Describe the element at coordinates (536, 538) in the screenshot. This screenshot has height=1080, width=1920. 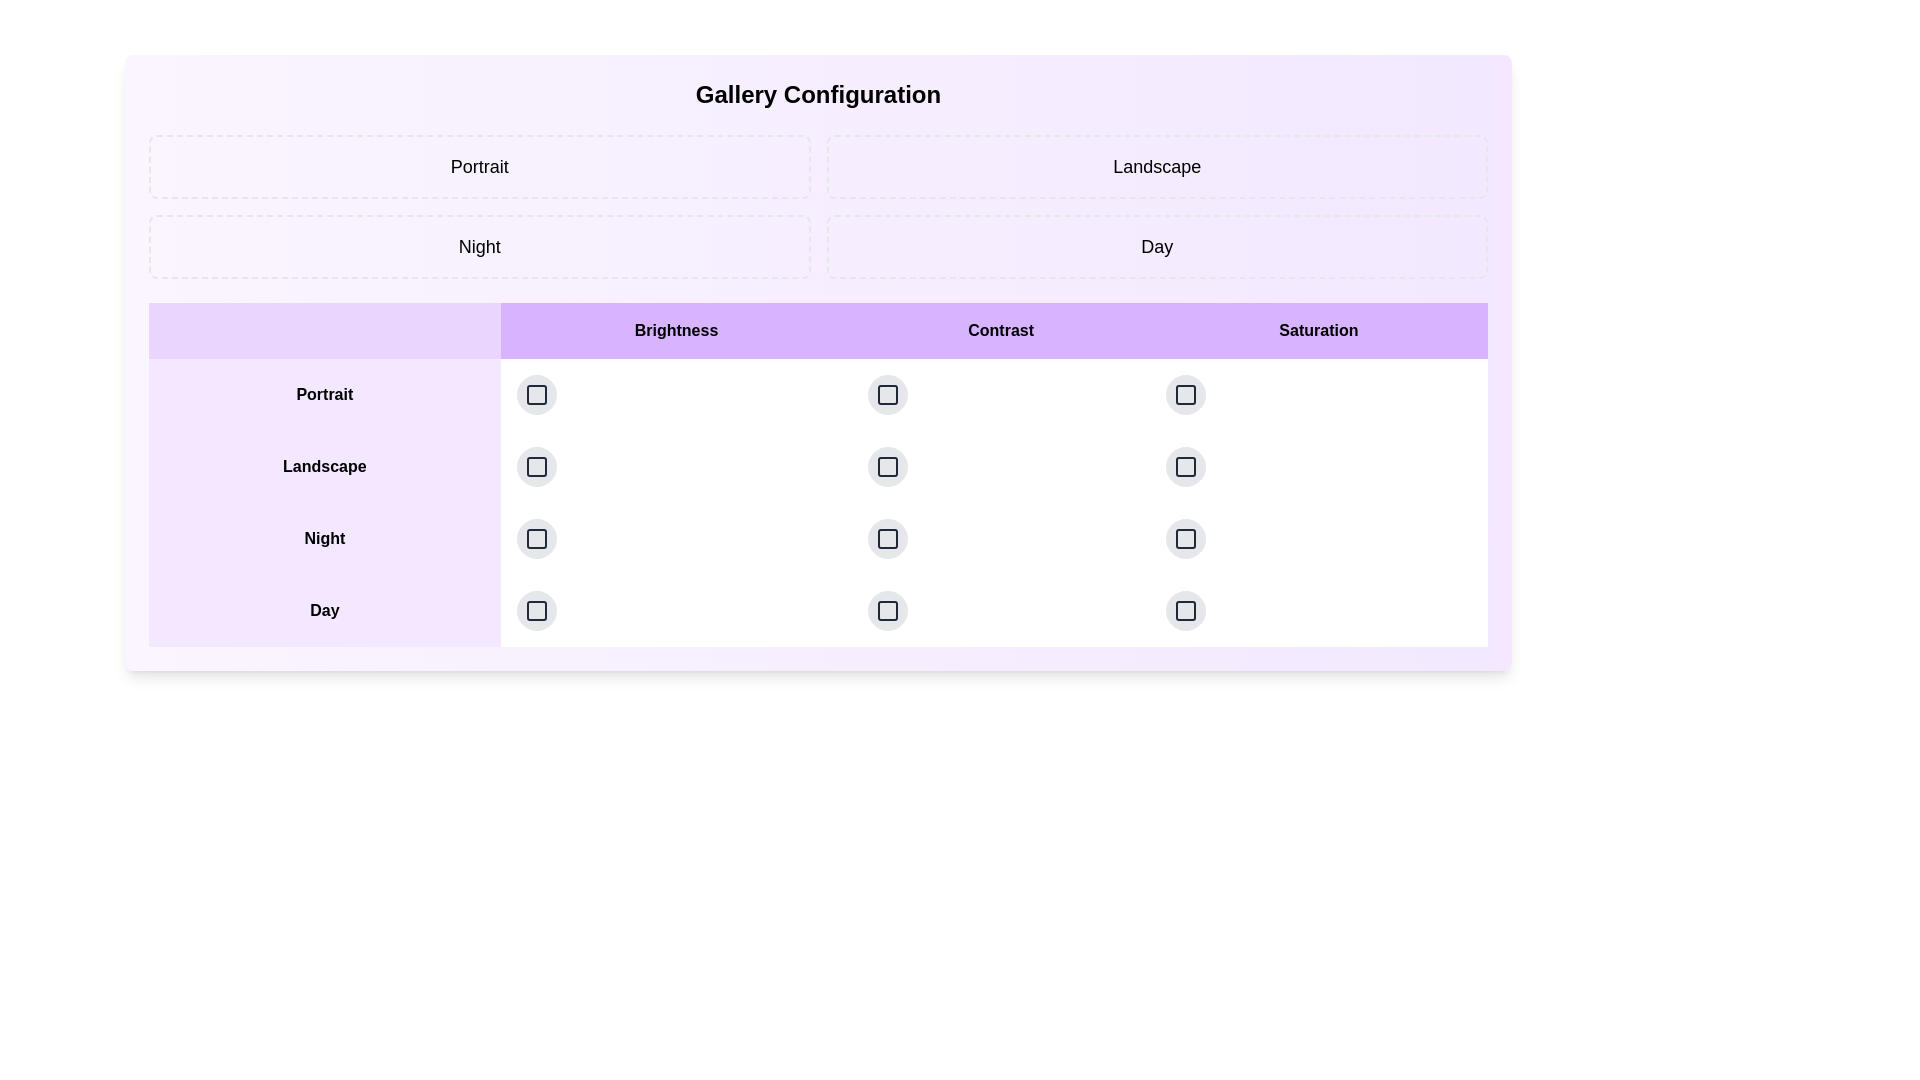
I see `the checkbox located in the second column and third row under the 'Brightness' heading` at that location.